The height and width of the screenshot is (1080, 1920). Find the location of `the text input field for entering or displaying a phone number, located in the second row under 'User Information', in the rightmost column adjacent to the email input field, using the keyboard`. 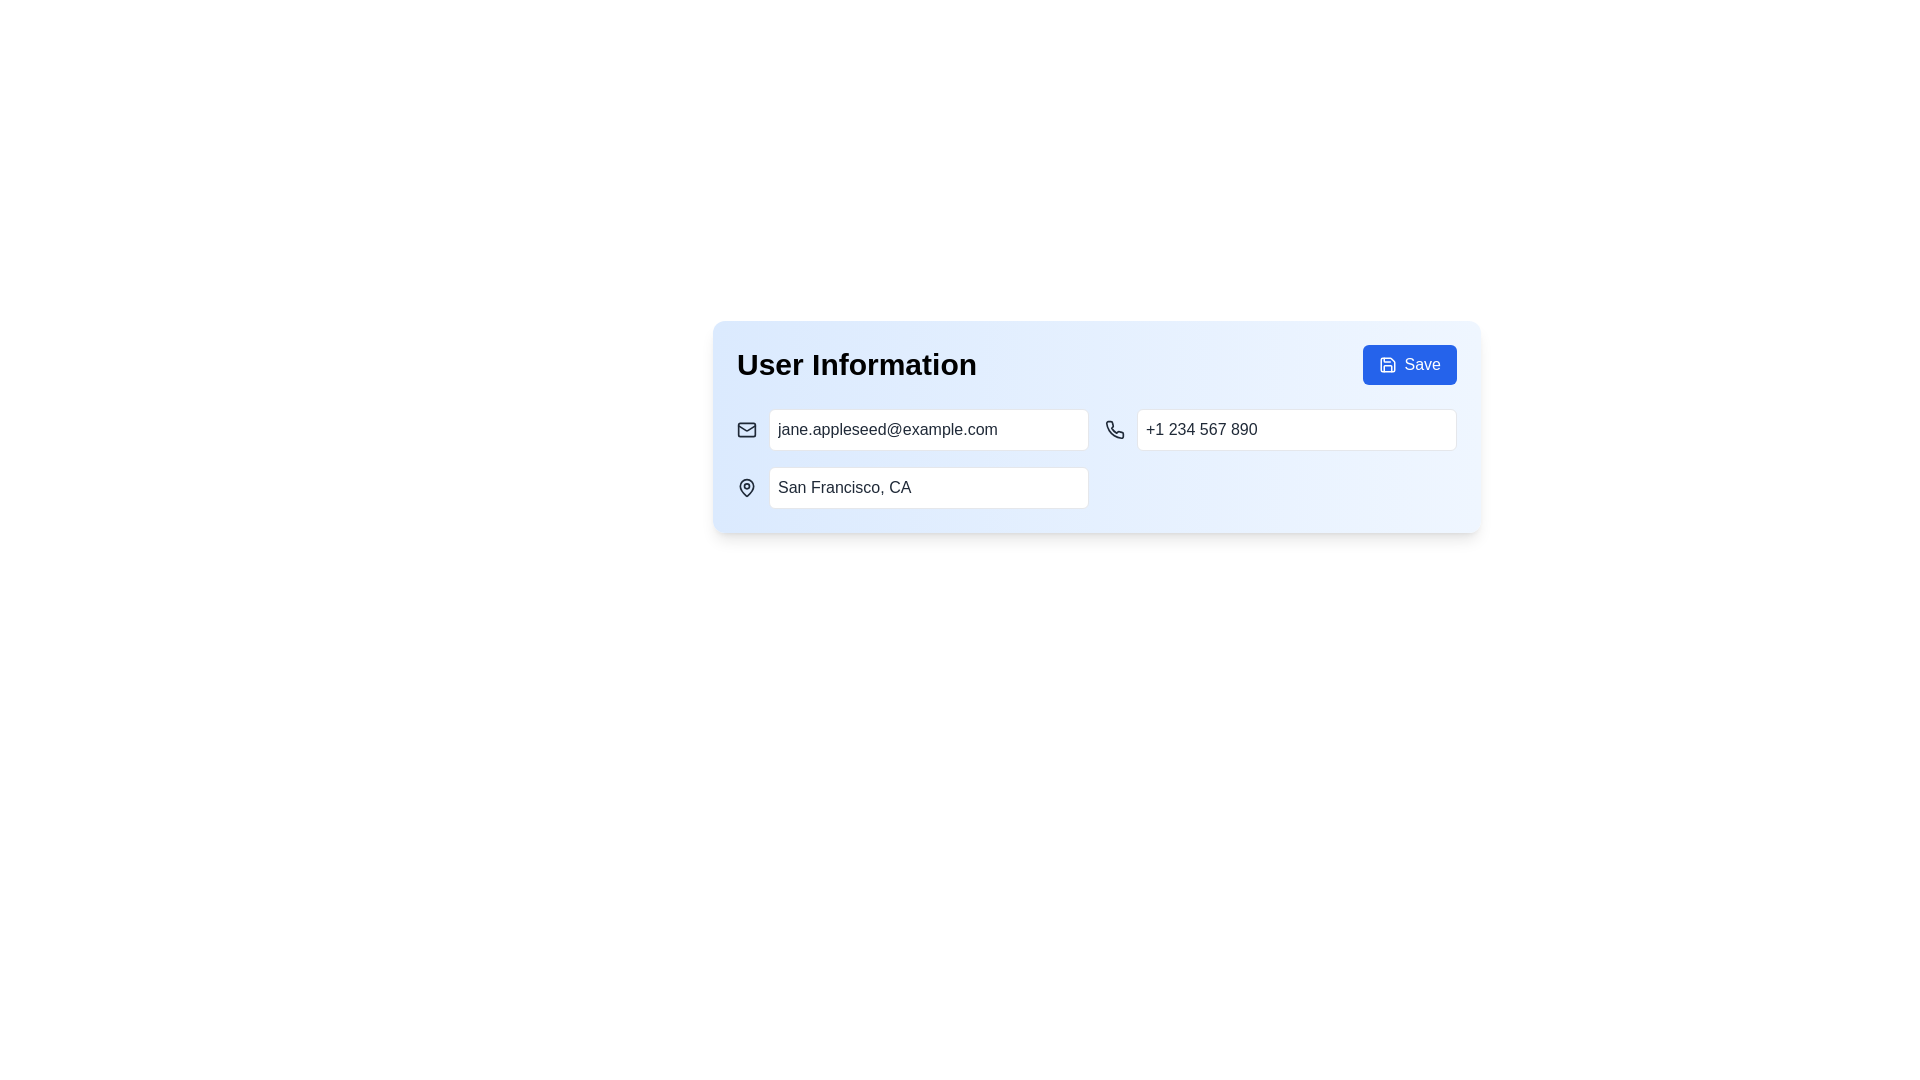

the text input field for entering or displaying a phone number, located in the second row under 'User Information', in the rightmost column adjacent to the email input field, using the keyboard is located at coordinates (1281, 428).